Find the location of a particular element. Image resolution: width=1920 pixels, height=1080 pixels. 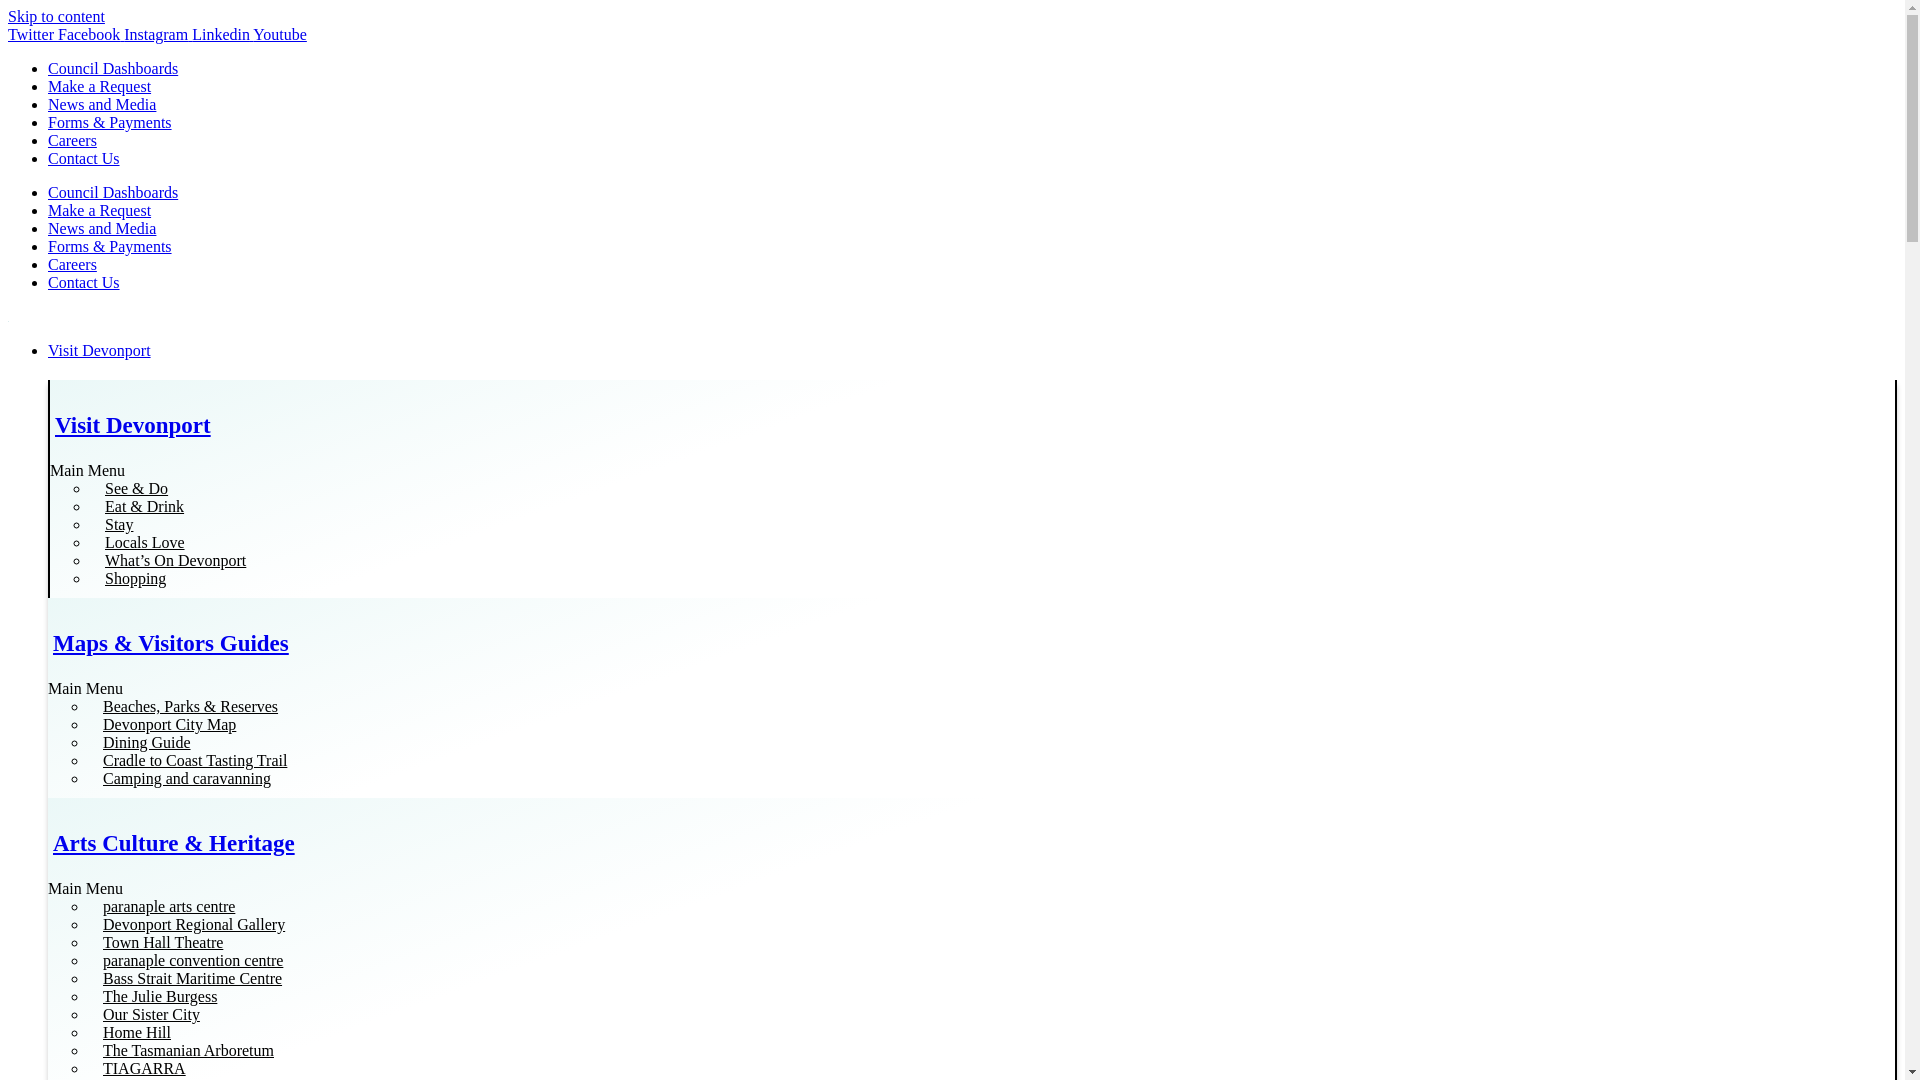

'Make a Request' is located at coordinates (98, 210).